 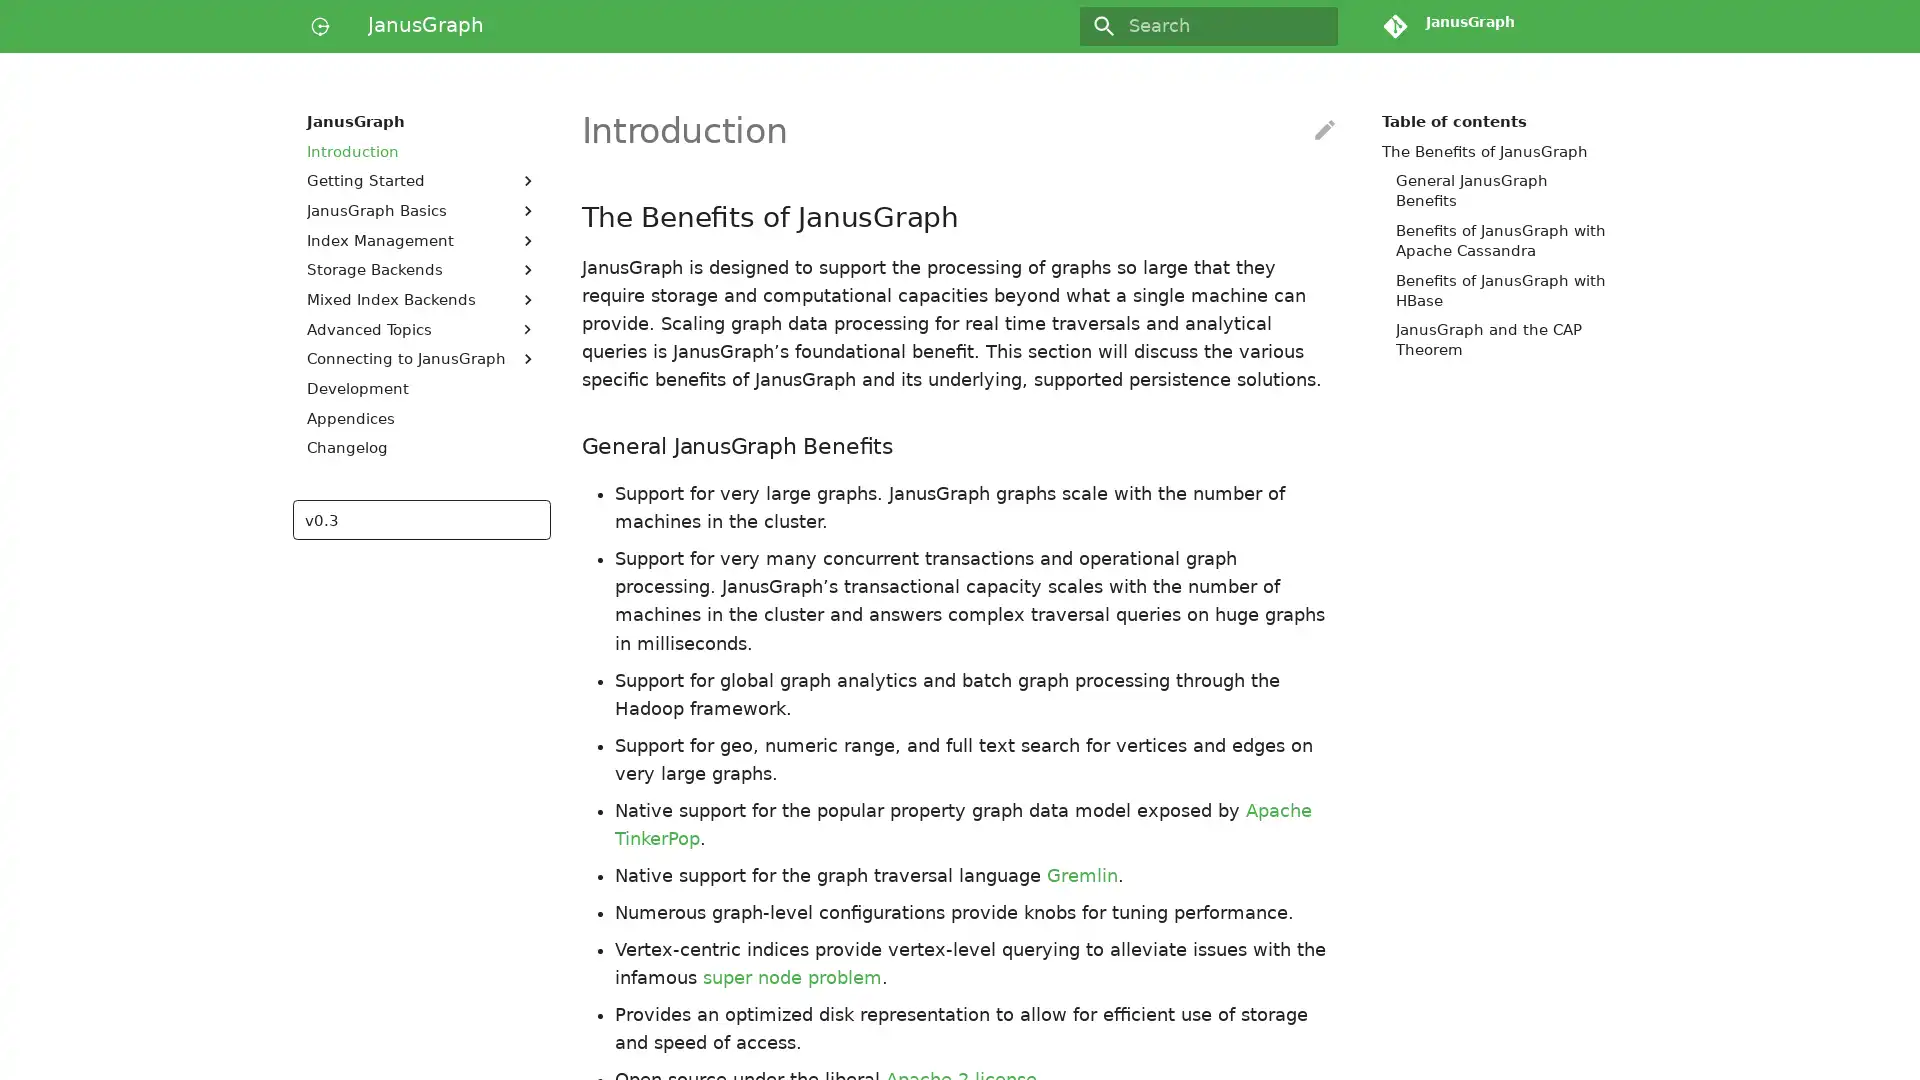 I want to click on Clear, so click(x=1314, y=26).